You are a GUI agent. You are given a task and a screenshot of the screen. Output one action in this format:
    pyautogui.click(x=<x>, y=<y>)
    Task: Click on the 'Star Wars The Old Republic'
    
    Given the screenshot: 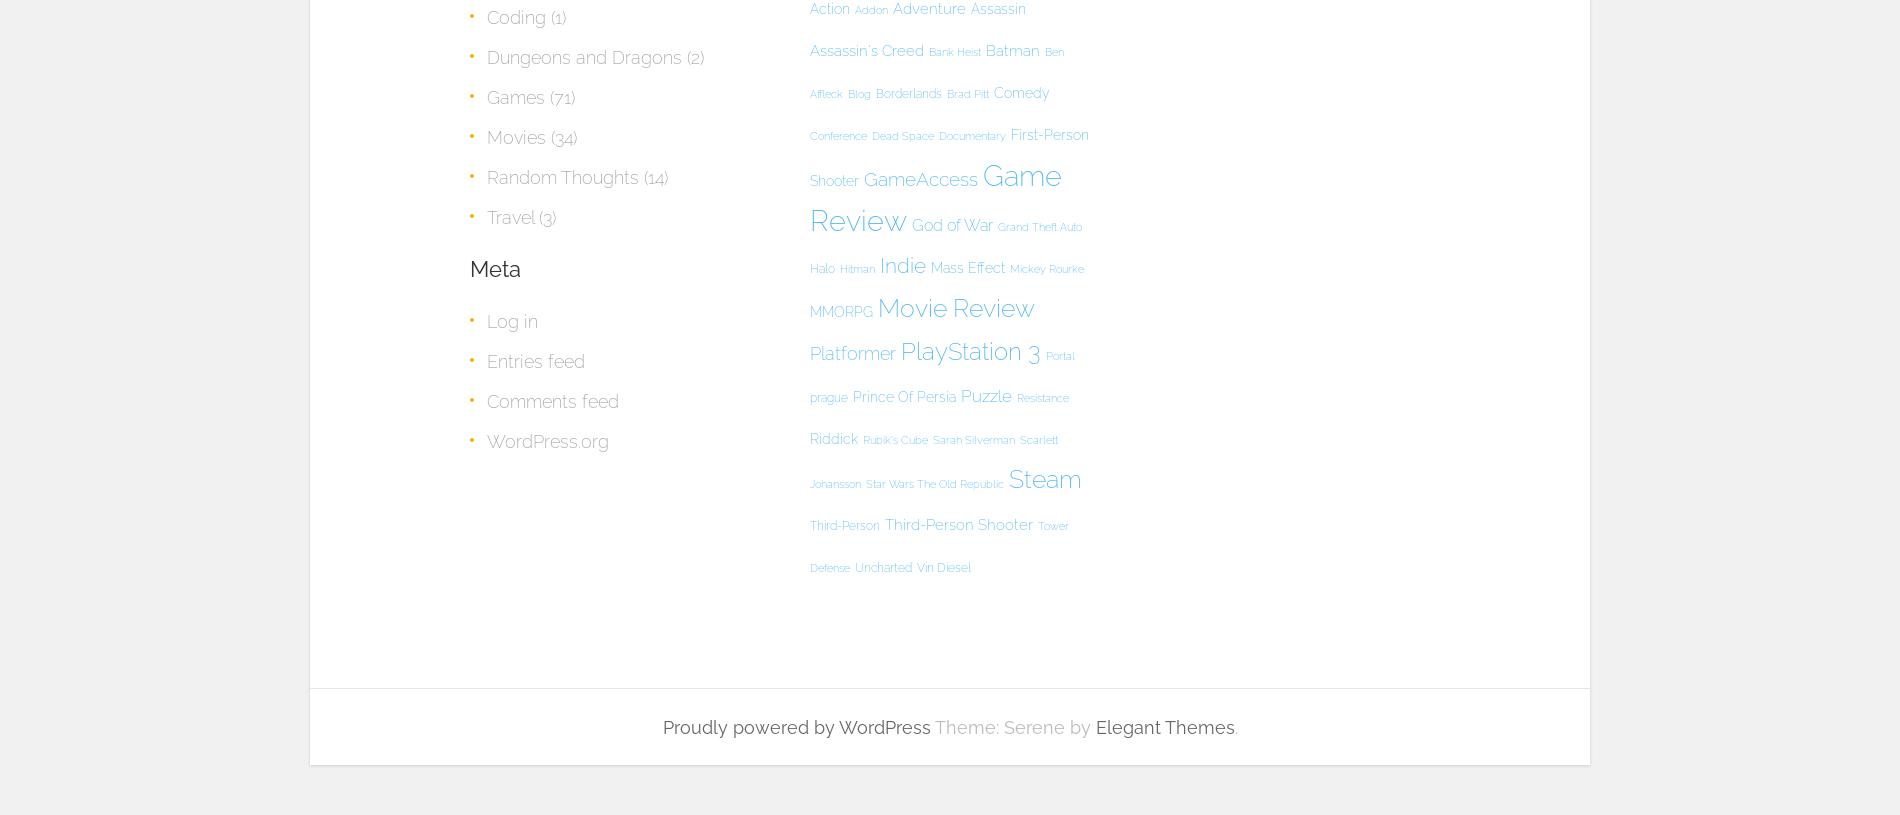 What is the action you would take?
    pyautogui.click(x=865, y=484)
    